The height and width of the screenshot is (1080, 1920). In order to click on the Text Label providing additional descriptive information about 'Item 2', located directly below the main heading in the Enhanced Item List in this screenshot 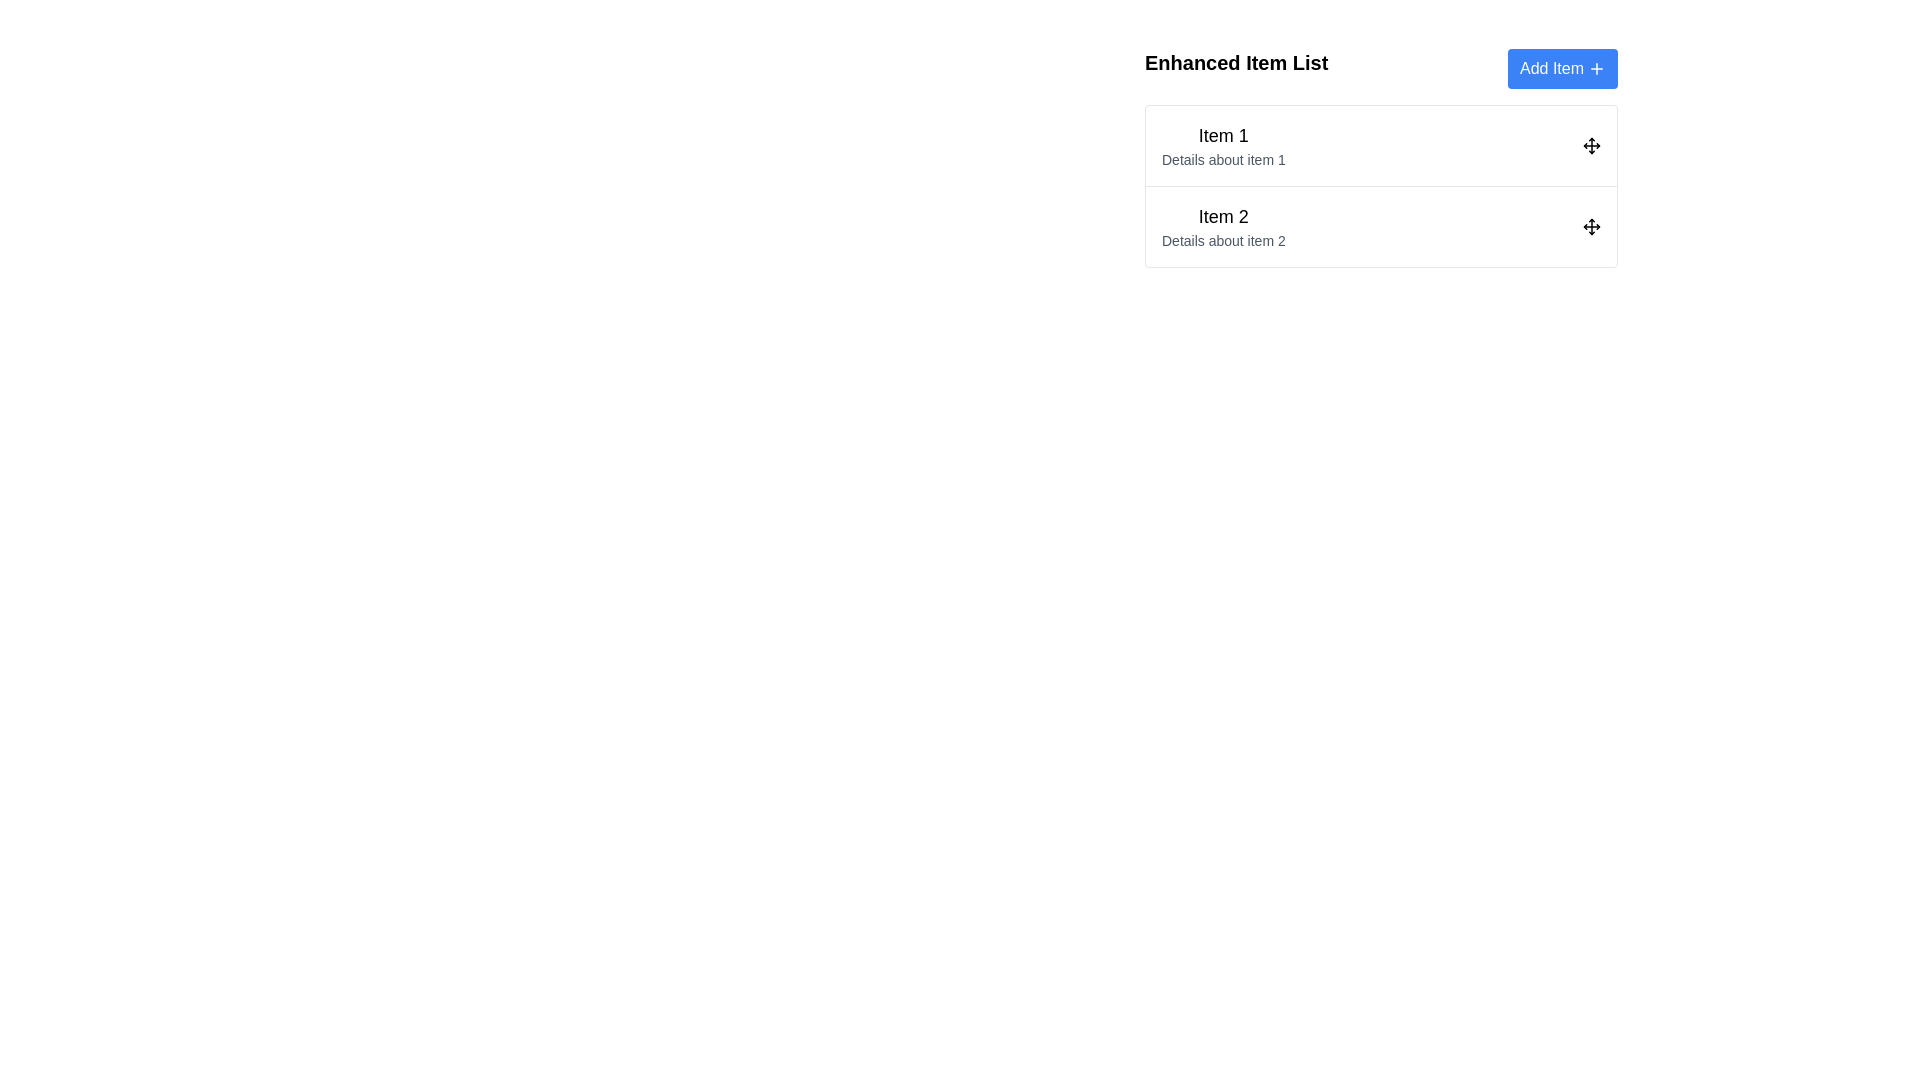, I will do `click(1222, 239)`.